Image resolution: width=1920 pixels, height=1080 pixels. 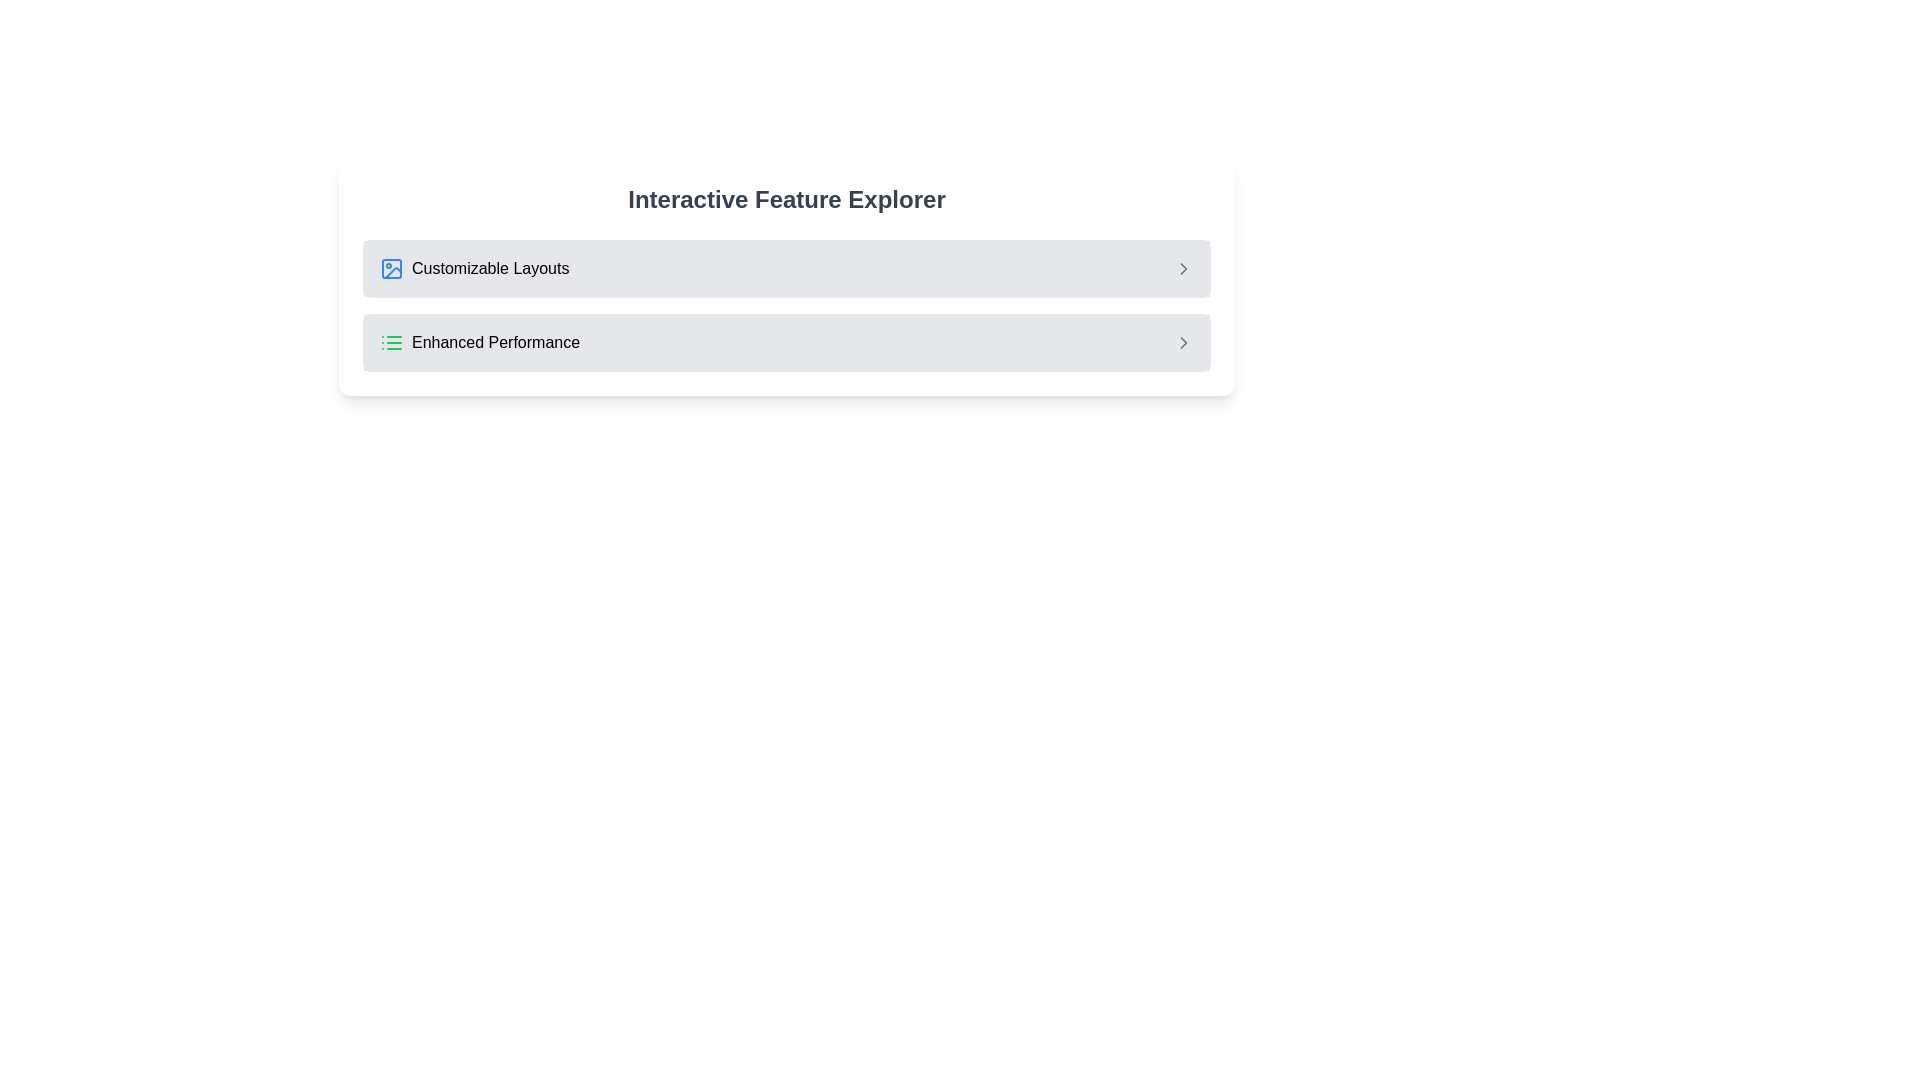 What do you see at coordinates (480, 342) in the screenshot?
I see `the green icon next to the text 'Enhanced Performance' in the highlighted list option` at bounding box center [480, 342].